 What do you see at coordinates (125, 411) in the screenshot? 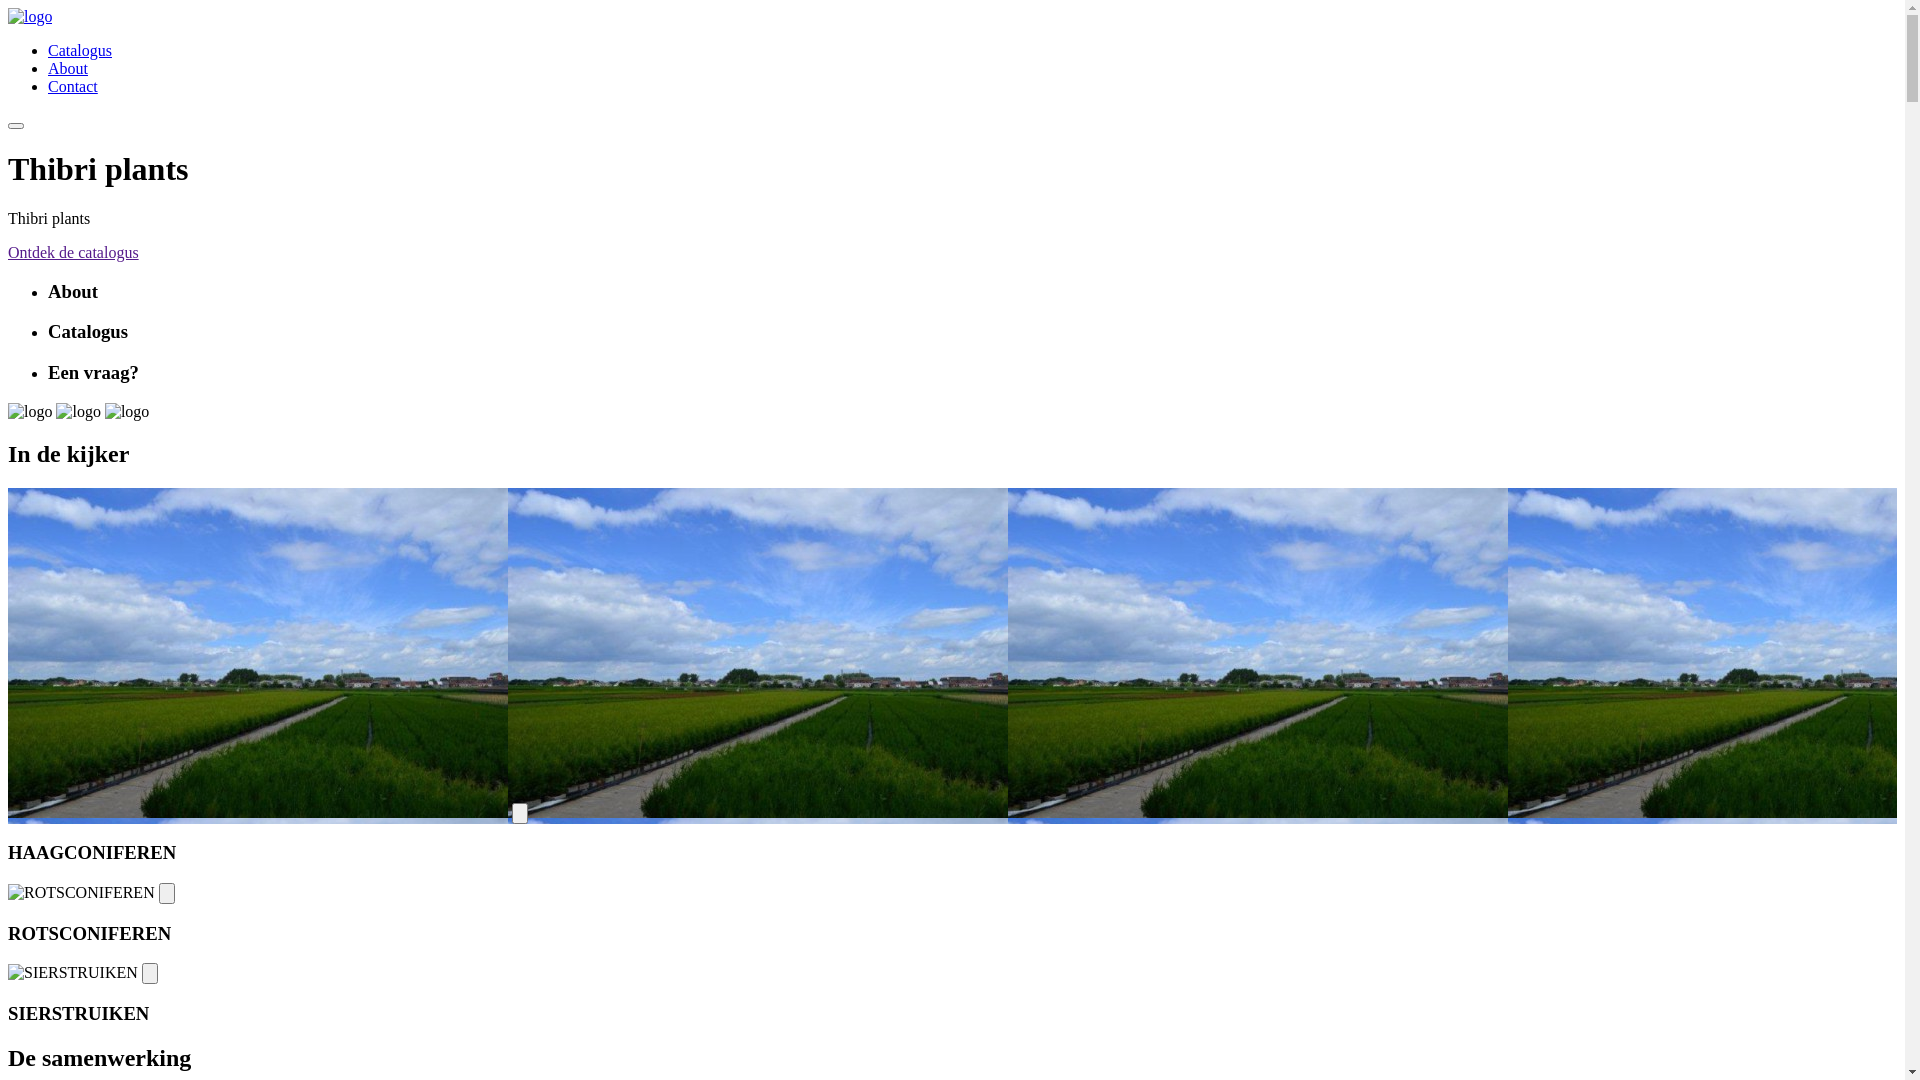
I see `'logo'` at bounding box center [125, 411].